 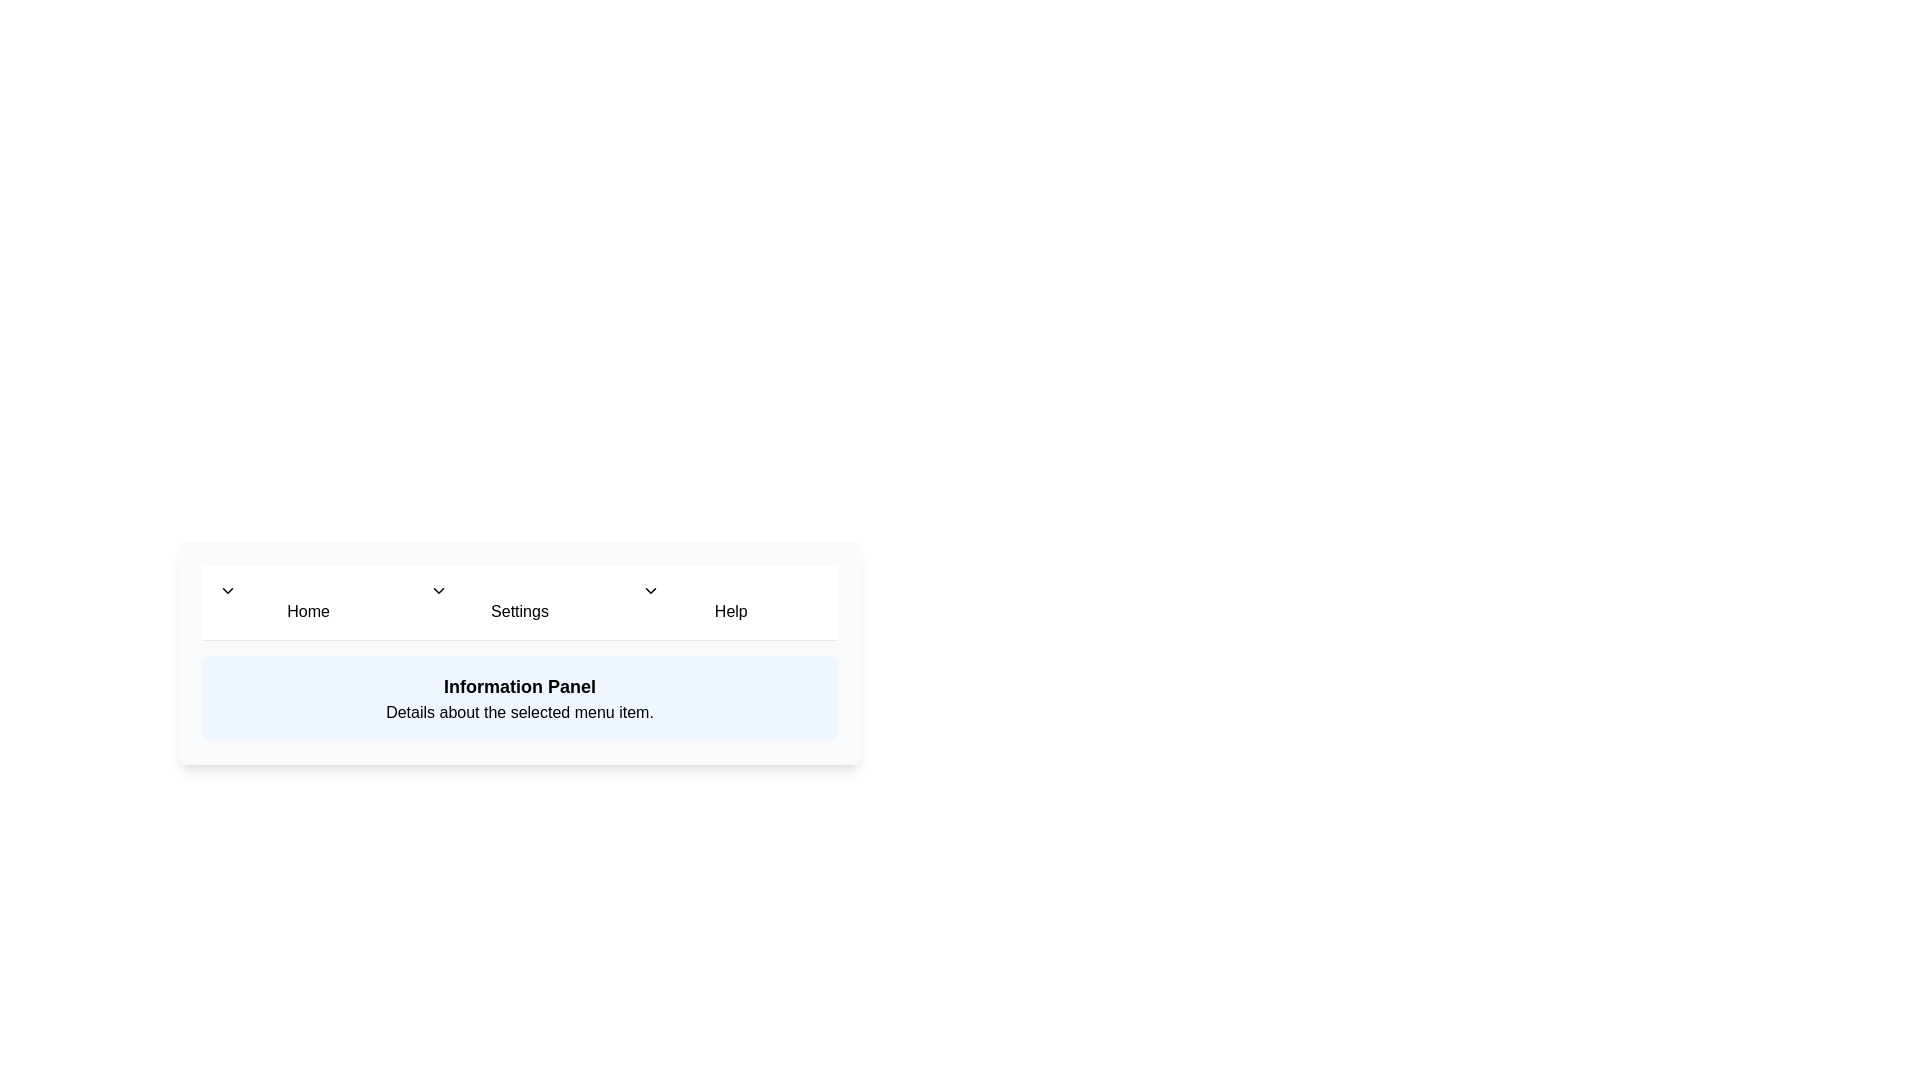 I want to click on the down arrow icon for the Home menu, so click(x=227, y=589).